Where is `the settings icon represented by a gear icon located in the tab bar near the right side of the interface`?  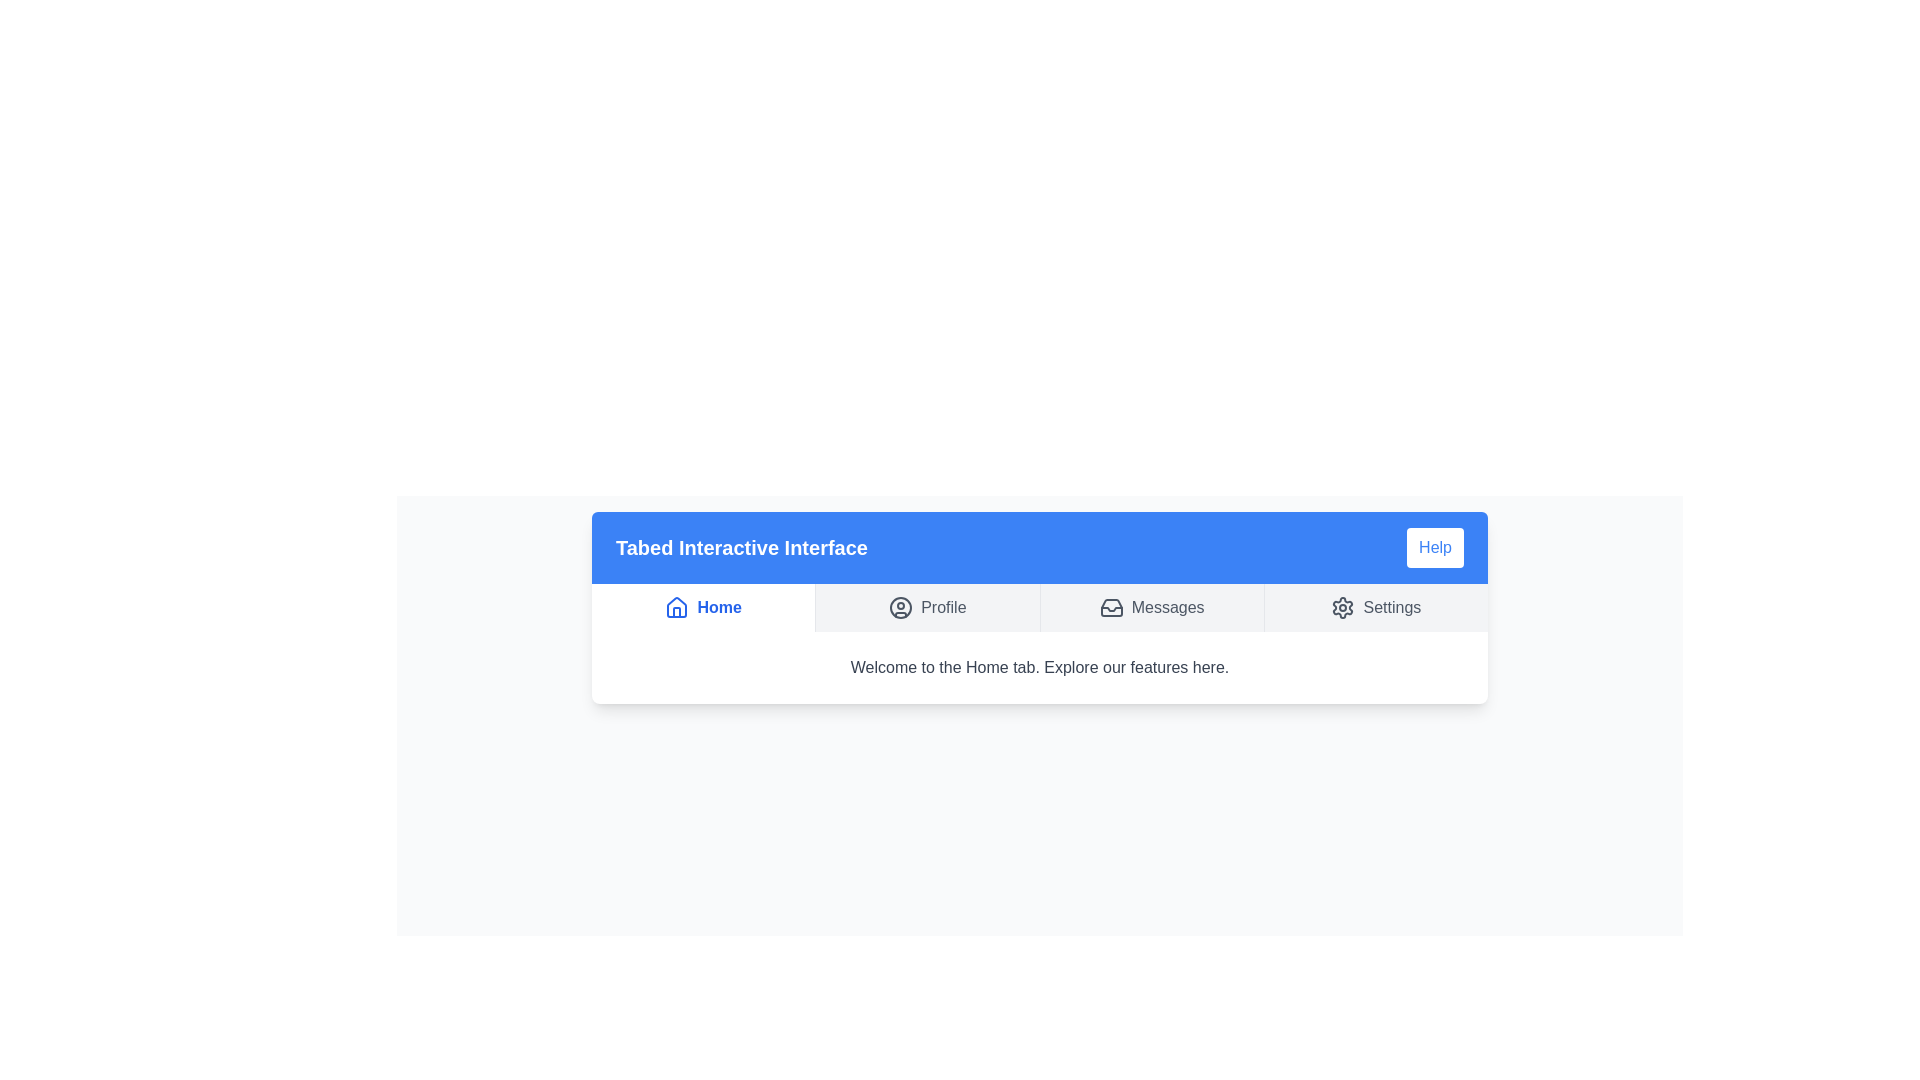
the settings icon represented by a gear icon located in the tab bar near the right side of the interface is located at coordinates (1343, 607).